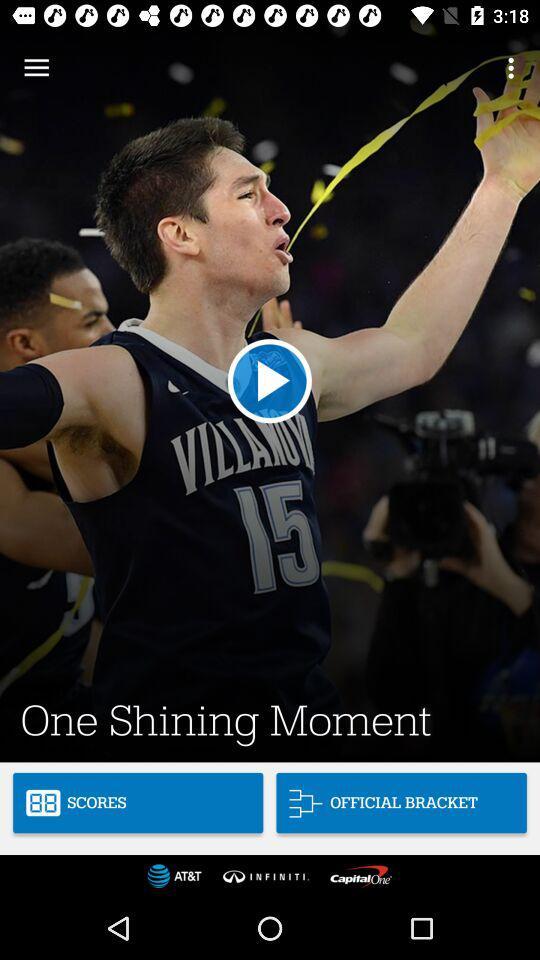  Describe the element at coordinates (401, 803) in the screenshot. I see `item to the right of scores item` at that location.